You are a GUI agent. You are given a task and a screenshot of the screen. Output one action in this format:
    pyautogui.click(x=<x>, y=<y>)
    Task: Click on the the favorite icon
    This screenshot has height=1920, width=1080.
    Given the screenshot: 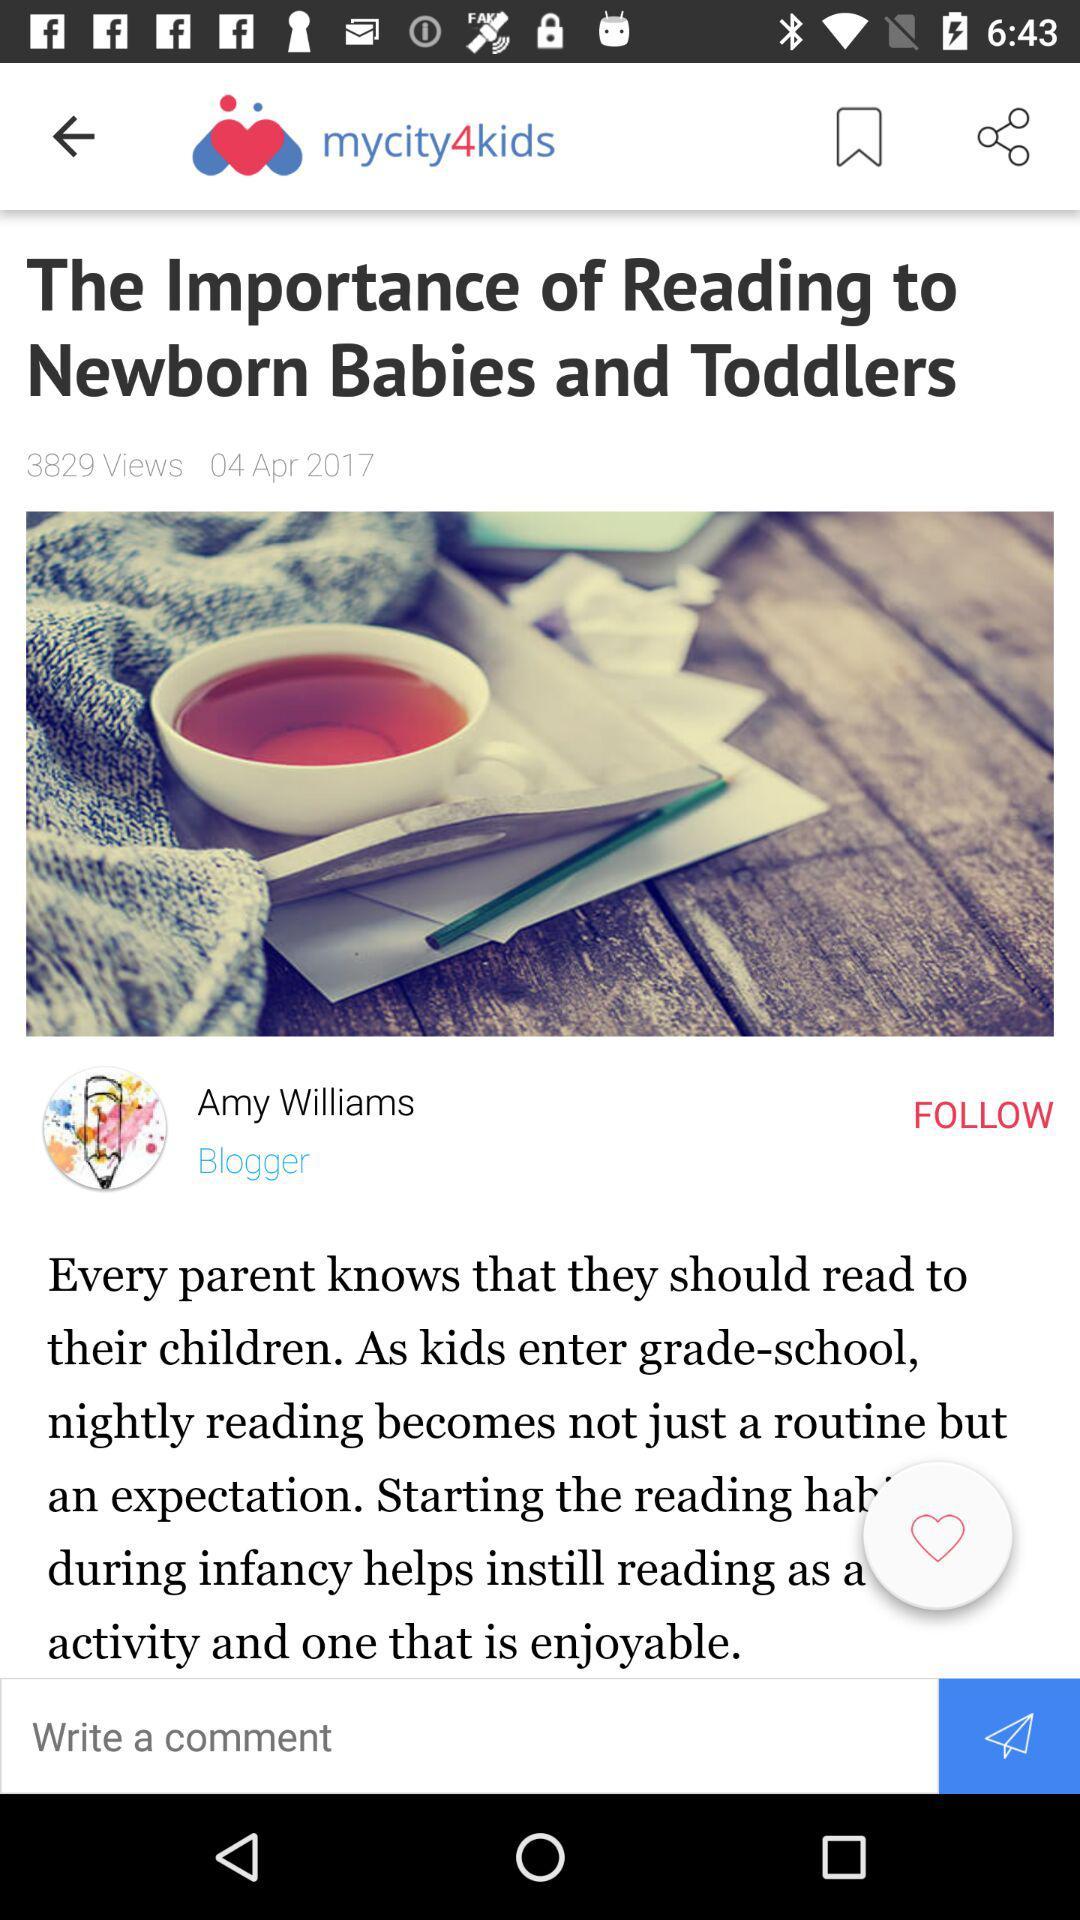 What is the action you would take?
    pyautogui.click(x=937, y=1542)
    